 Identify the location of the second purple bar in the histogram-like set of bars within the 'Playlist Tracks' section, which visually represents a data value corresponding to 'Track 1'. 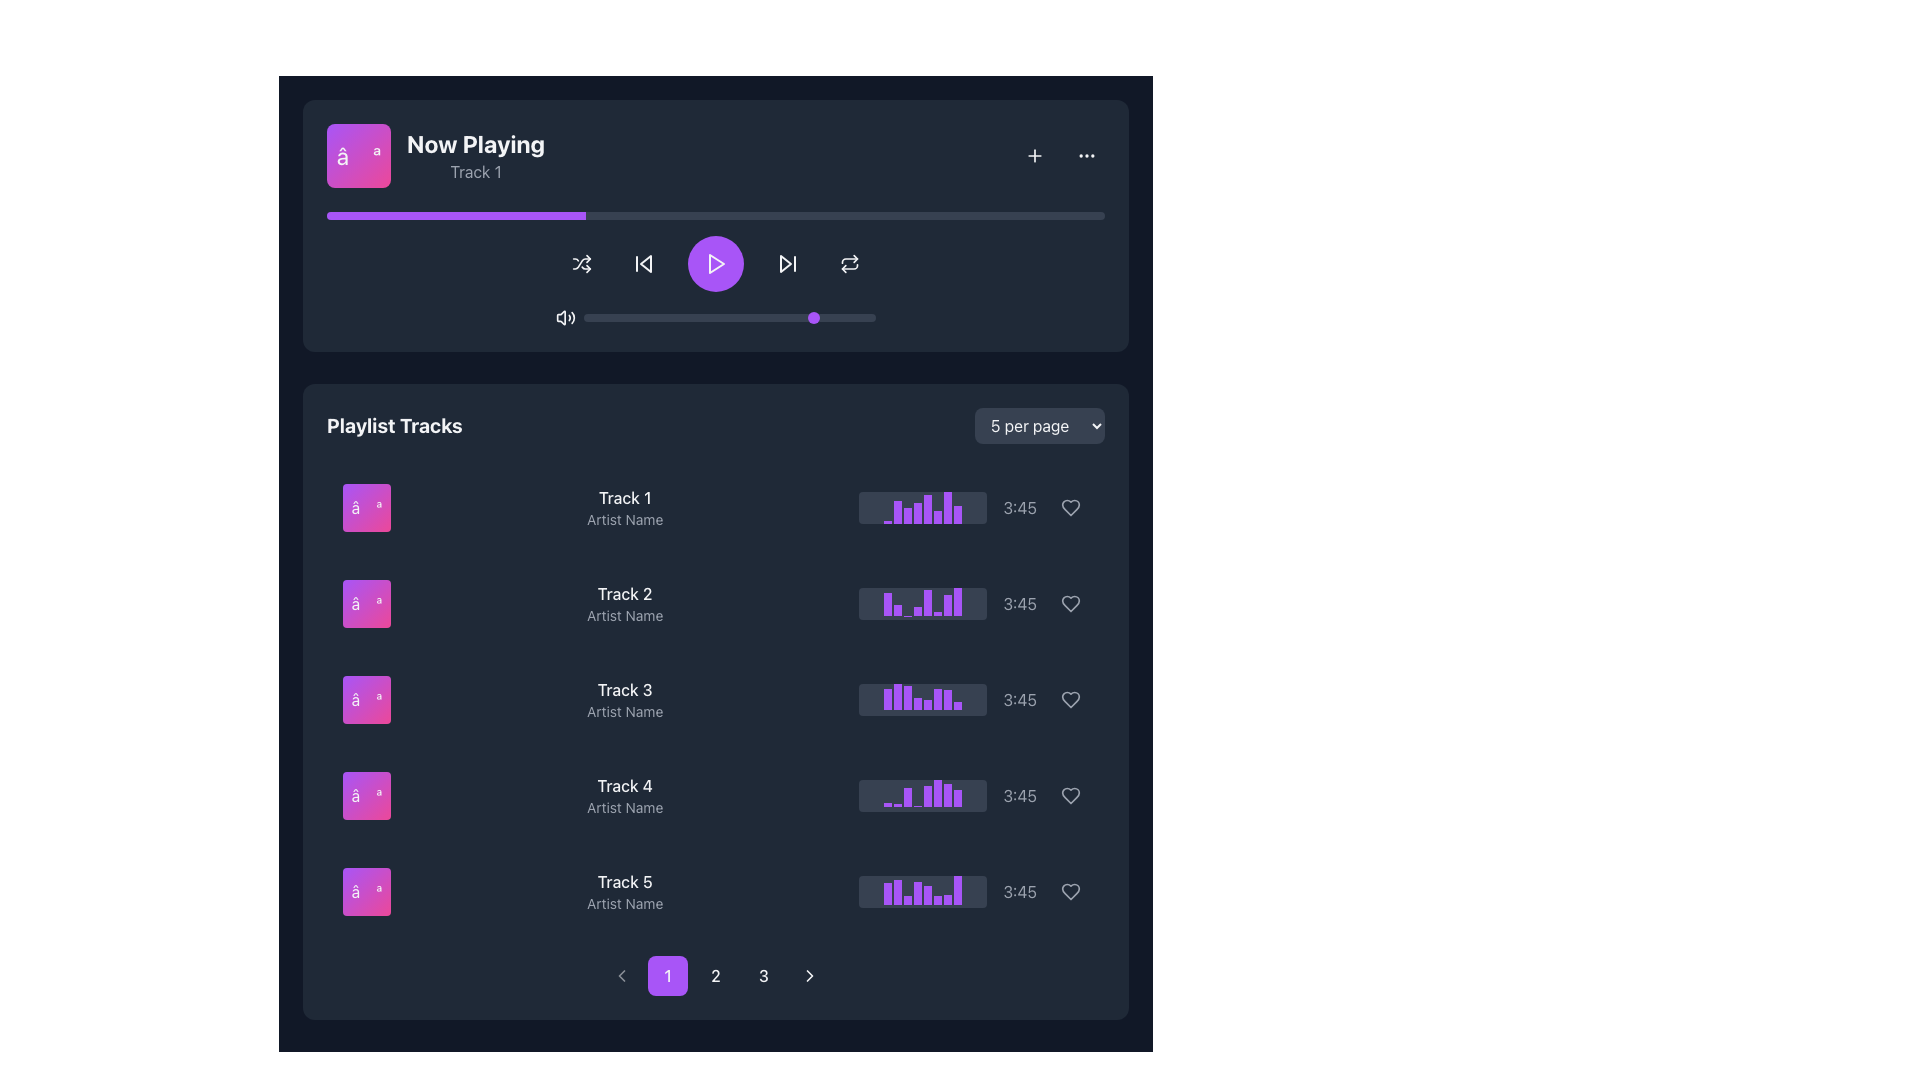
(897, 511).